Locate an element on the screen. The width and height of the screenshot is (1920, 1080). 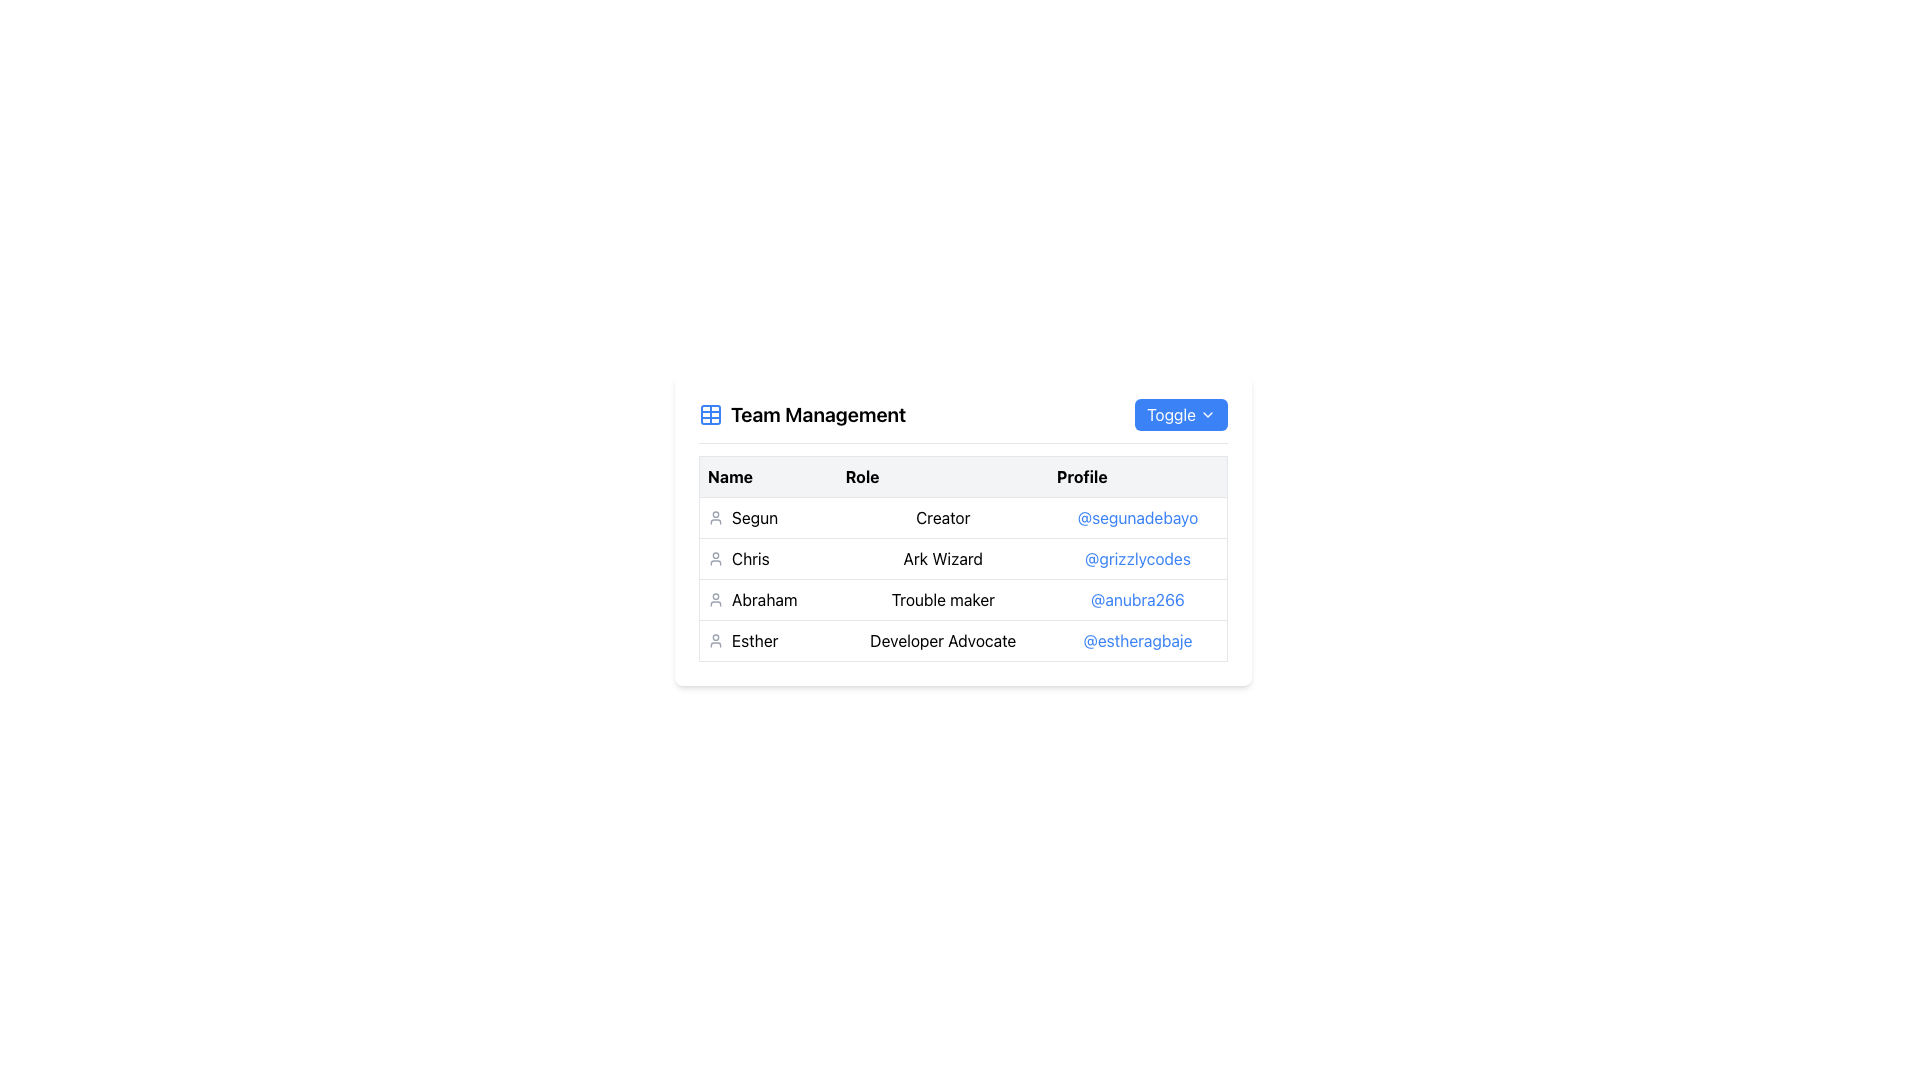
the user silhouette icon located in the last row of the 'Team Management' table, positioned directly before the text 'Esther' is located at coordinates (715, 640).